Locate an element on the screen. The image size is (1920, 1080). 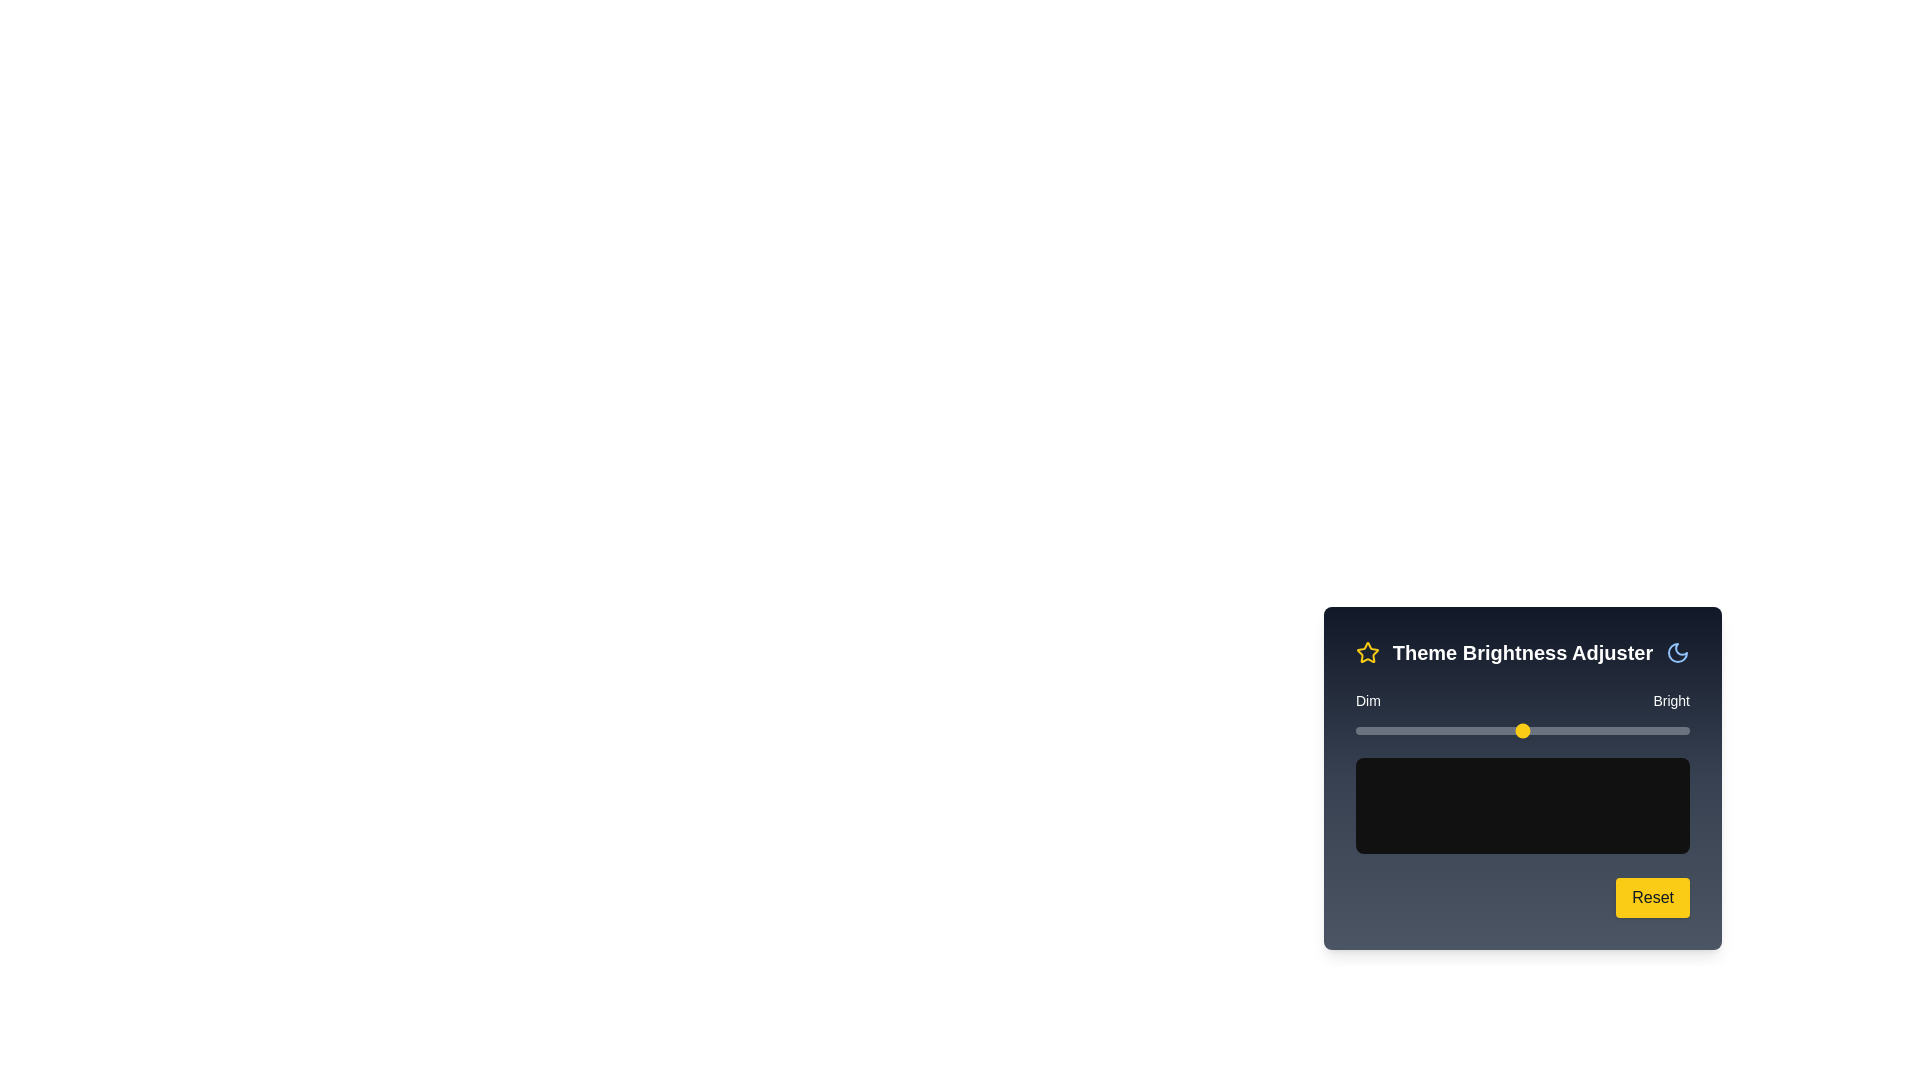
the brightness slider to 56% and observe the preview area is located at coordinates (1542, 731).